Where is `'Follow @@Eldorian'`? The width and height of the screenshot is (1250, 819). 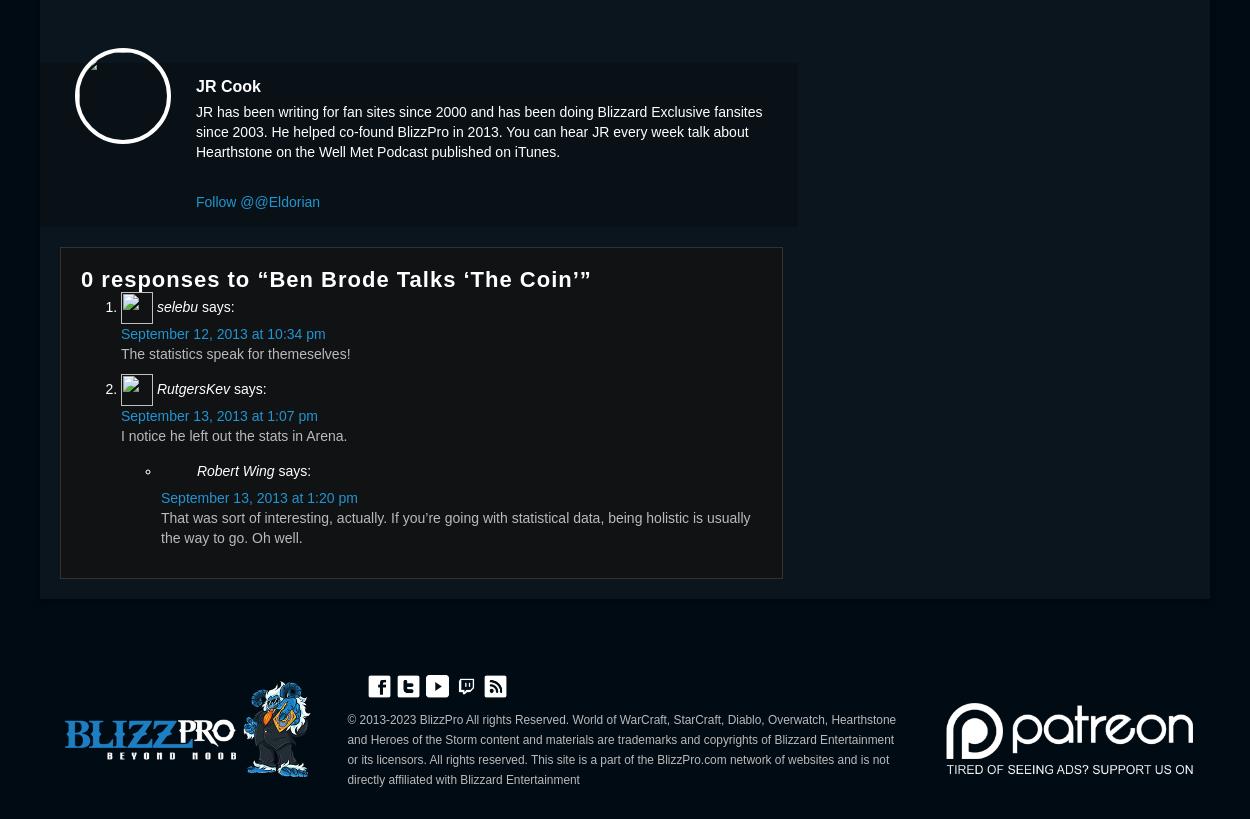 'Follow @@Eldorian' is located at coordinates (195, 200).